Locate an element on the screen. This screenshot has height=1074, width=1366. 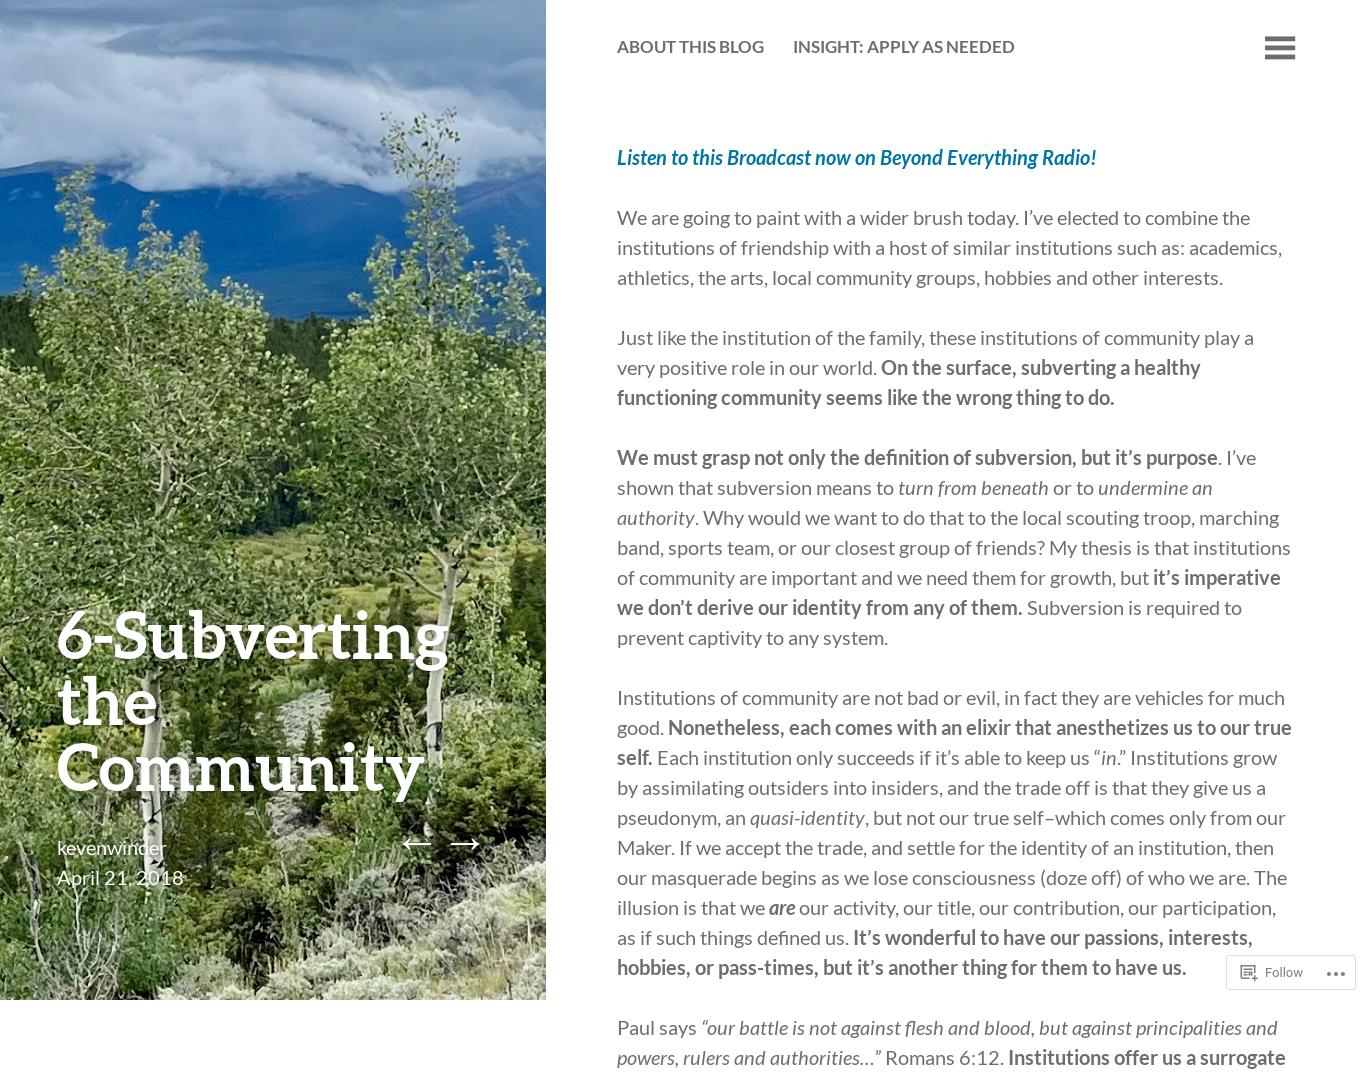
'It’s wonderful to have our passions, interests, hobbies, or pass-times, but it’s another thing for them to have us.' is located at coordinates (935, 951).